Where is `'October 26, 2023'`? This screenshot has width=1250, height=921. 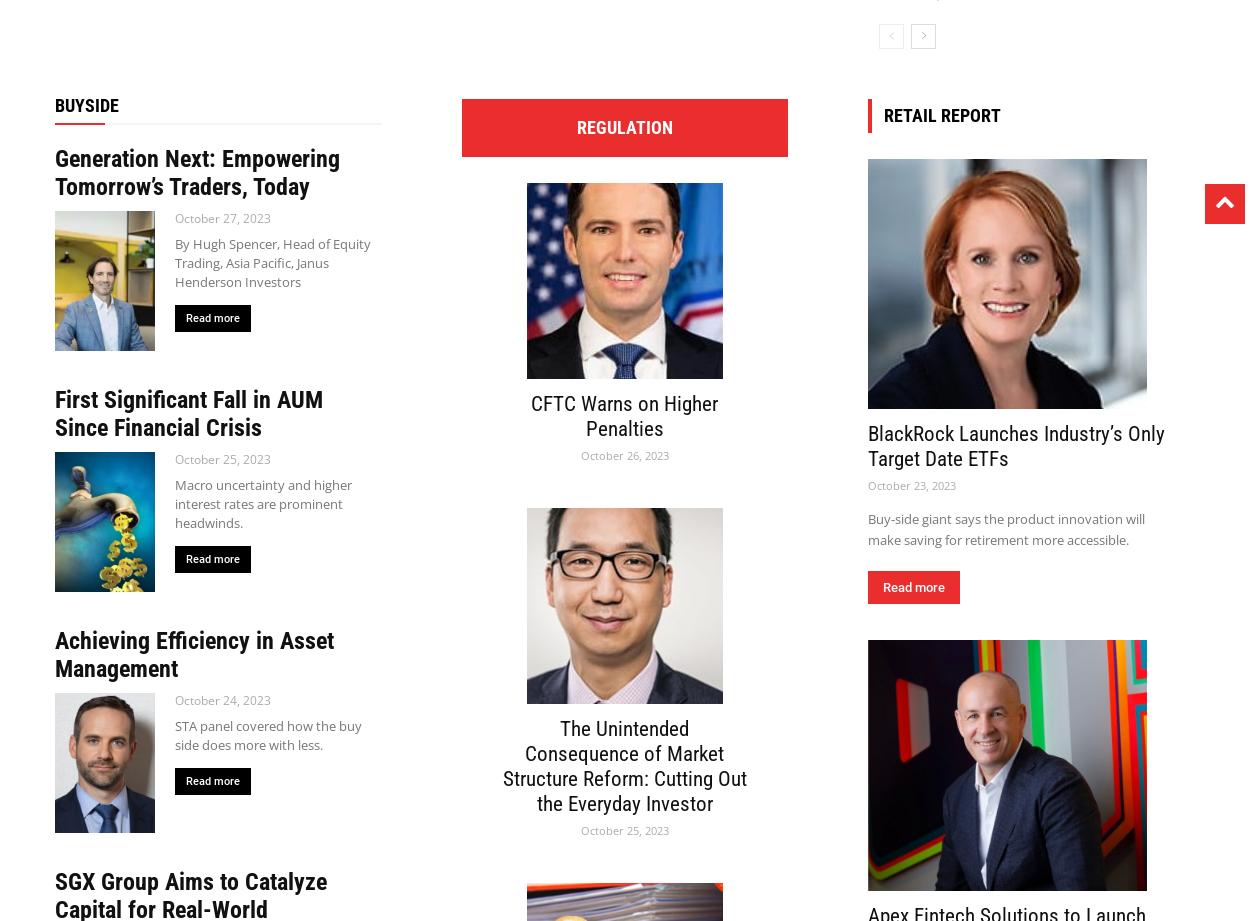
'October 26, 2023' is located at coordinates (623, 454).